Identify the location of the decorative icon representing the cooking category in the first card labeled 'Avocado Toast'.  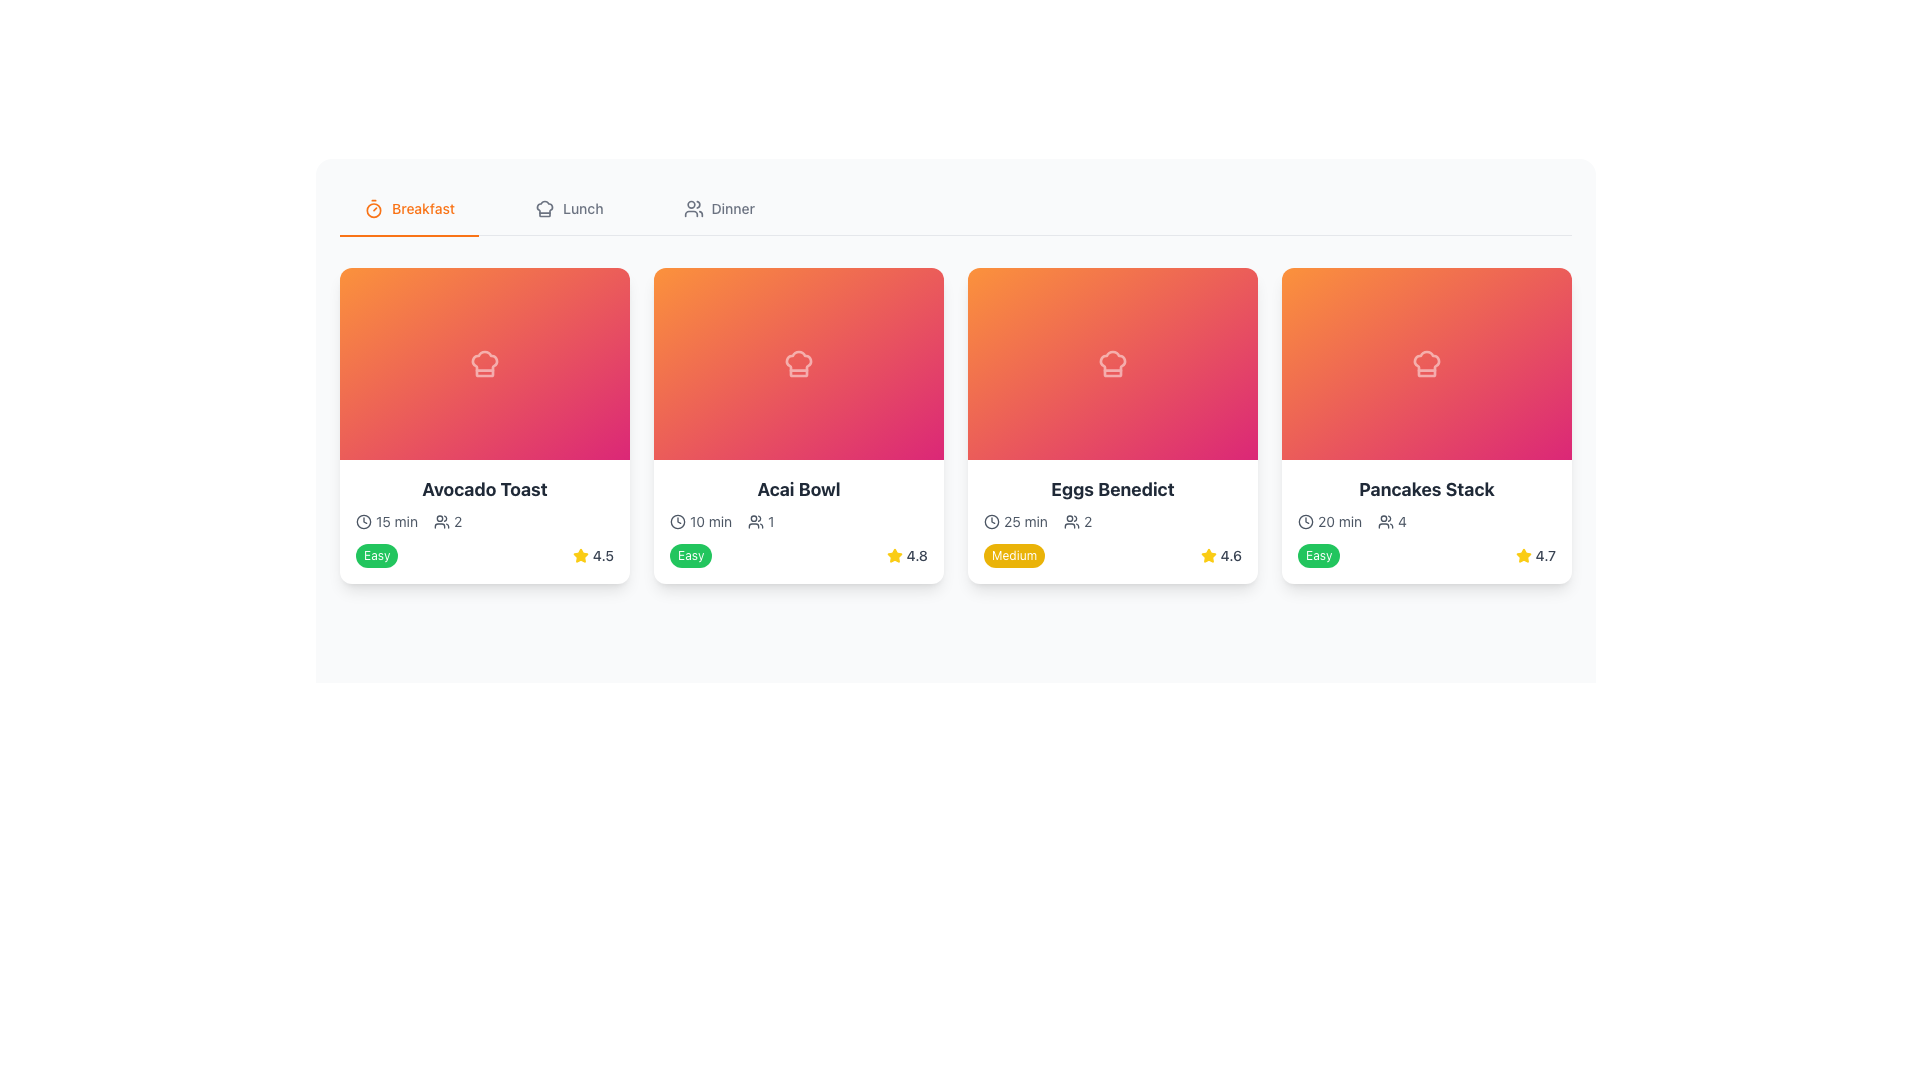
(484, 363).